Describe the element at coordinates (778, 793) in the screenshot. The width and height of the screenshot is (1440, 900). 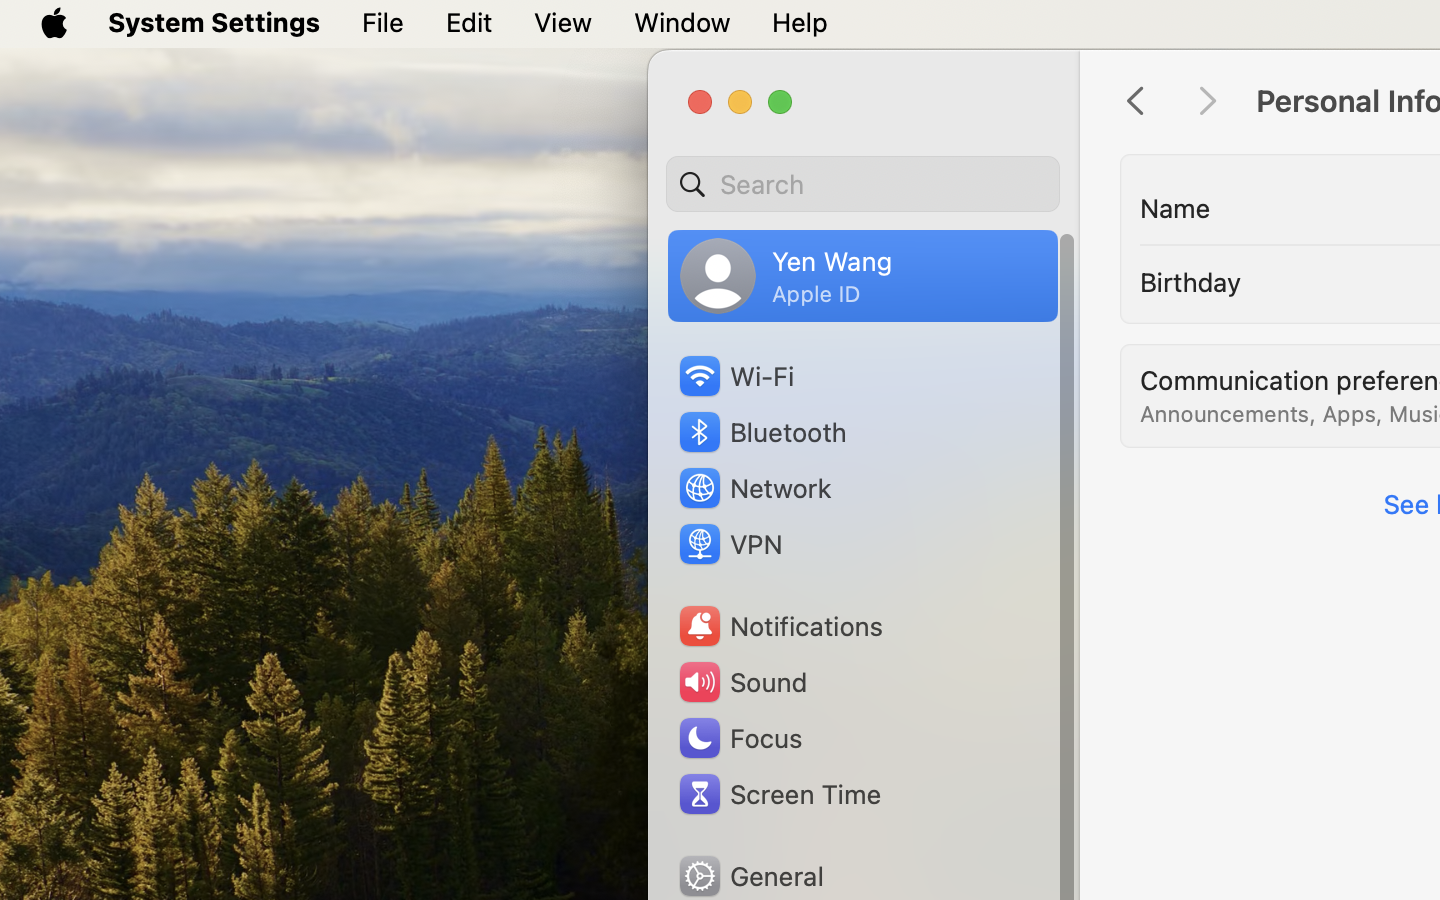
I see `'Screen Time'` at that location.